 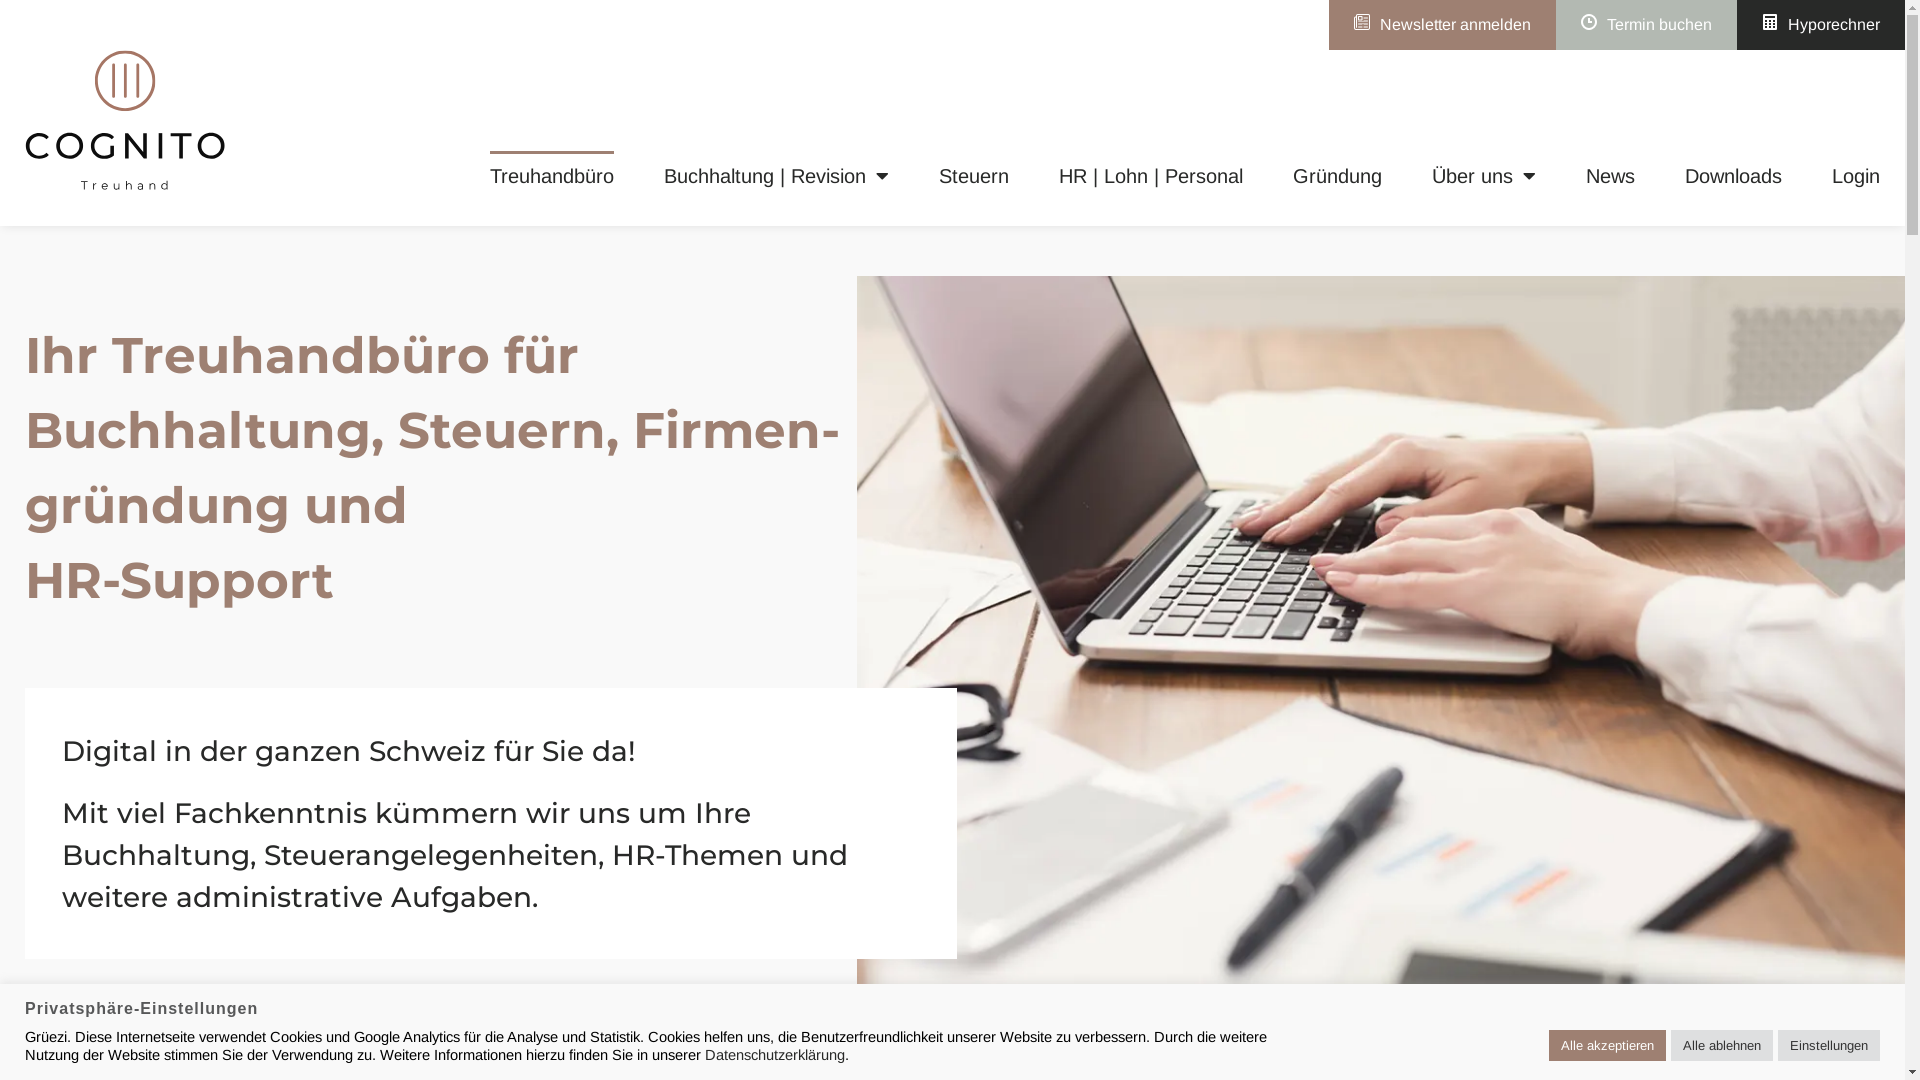 I want to click on 'Buchhaltung | Revision', so click(x=663, y=175).